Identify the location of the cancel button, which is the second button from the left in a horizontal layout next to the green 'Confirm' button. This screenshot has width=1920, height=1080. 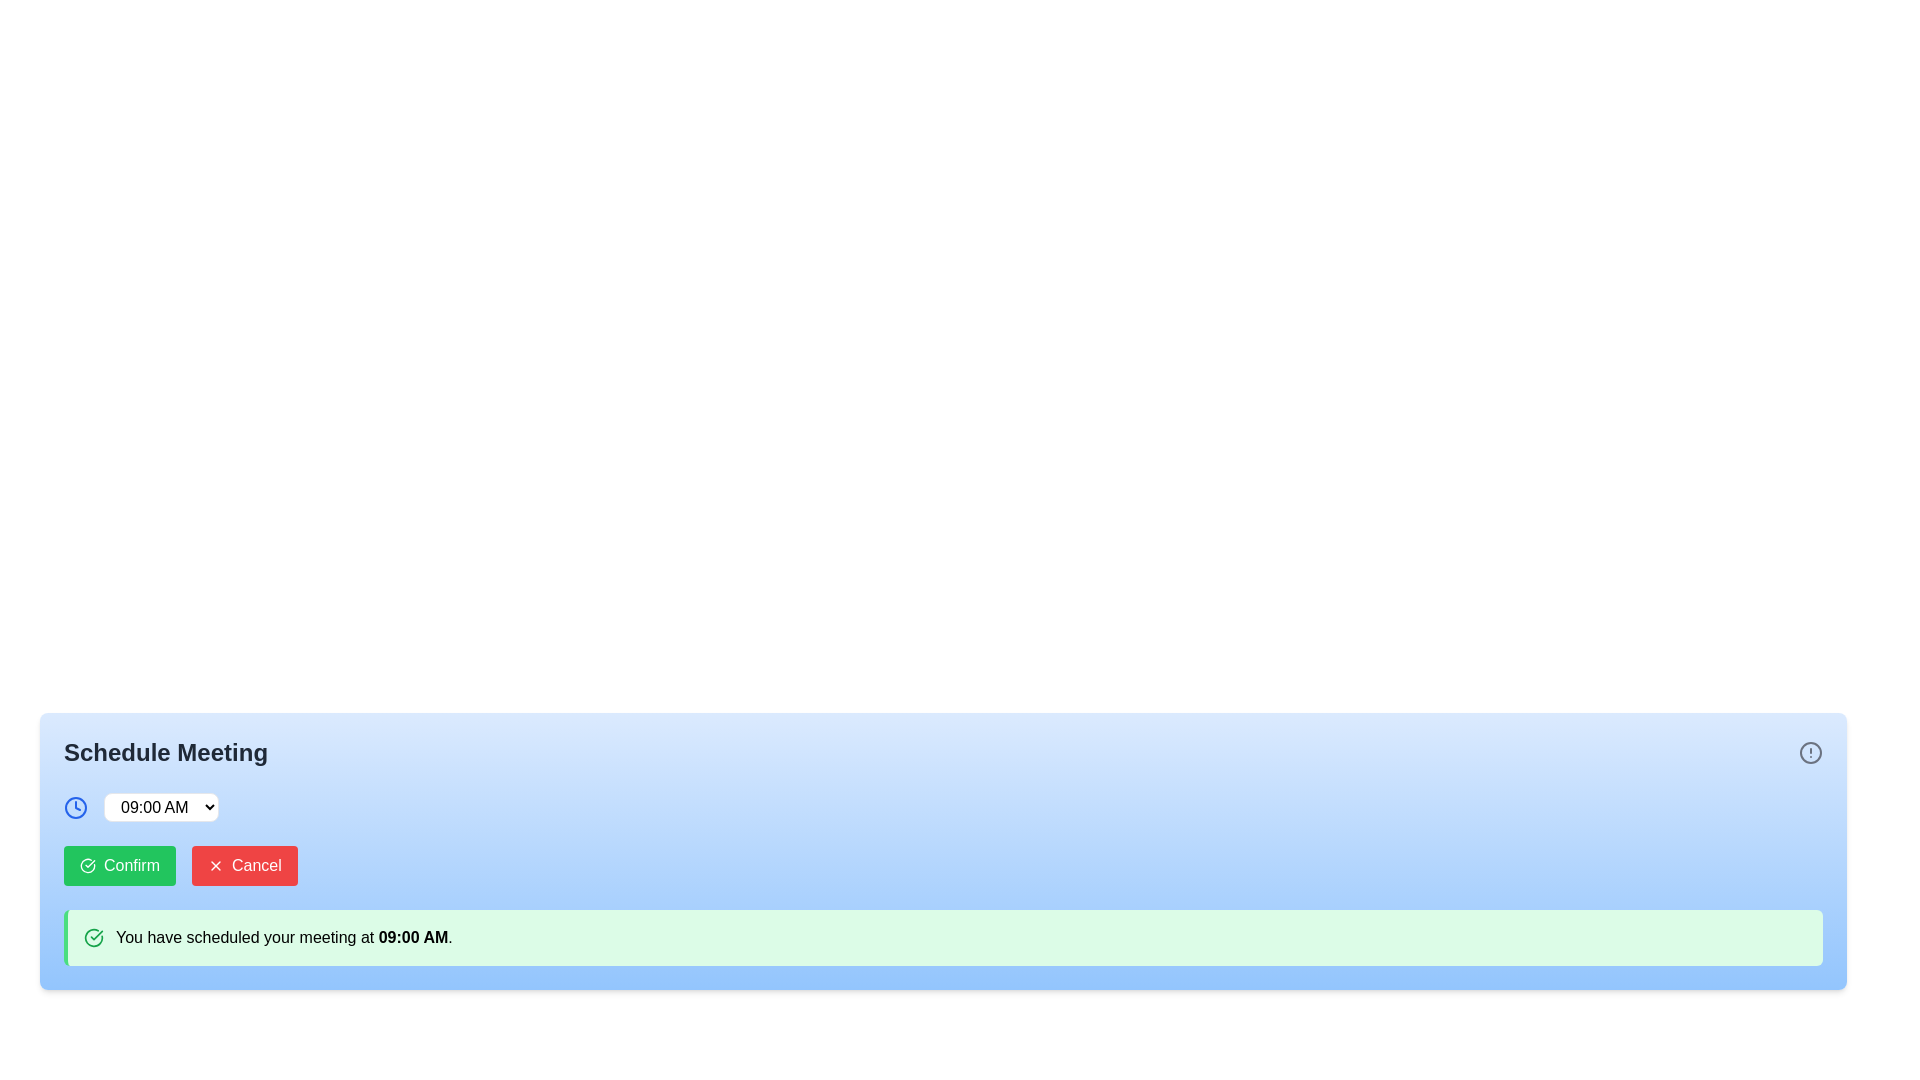
(243, 865).